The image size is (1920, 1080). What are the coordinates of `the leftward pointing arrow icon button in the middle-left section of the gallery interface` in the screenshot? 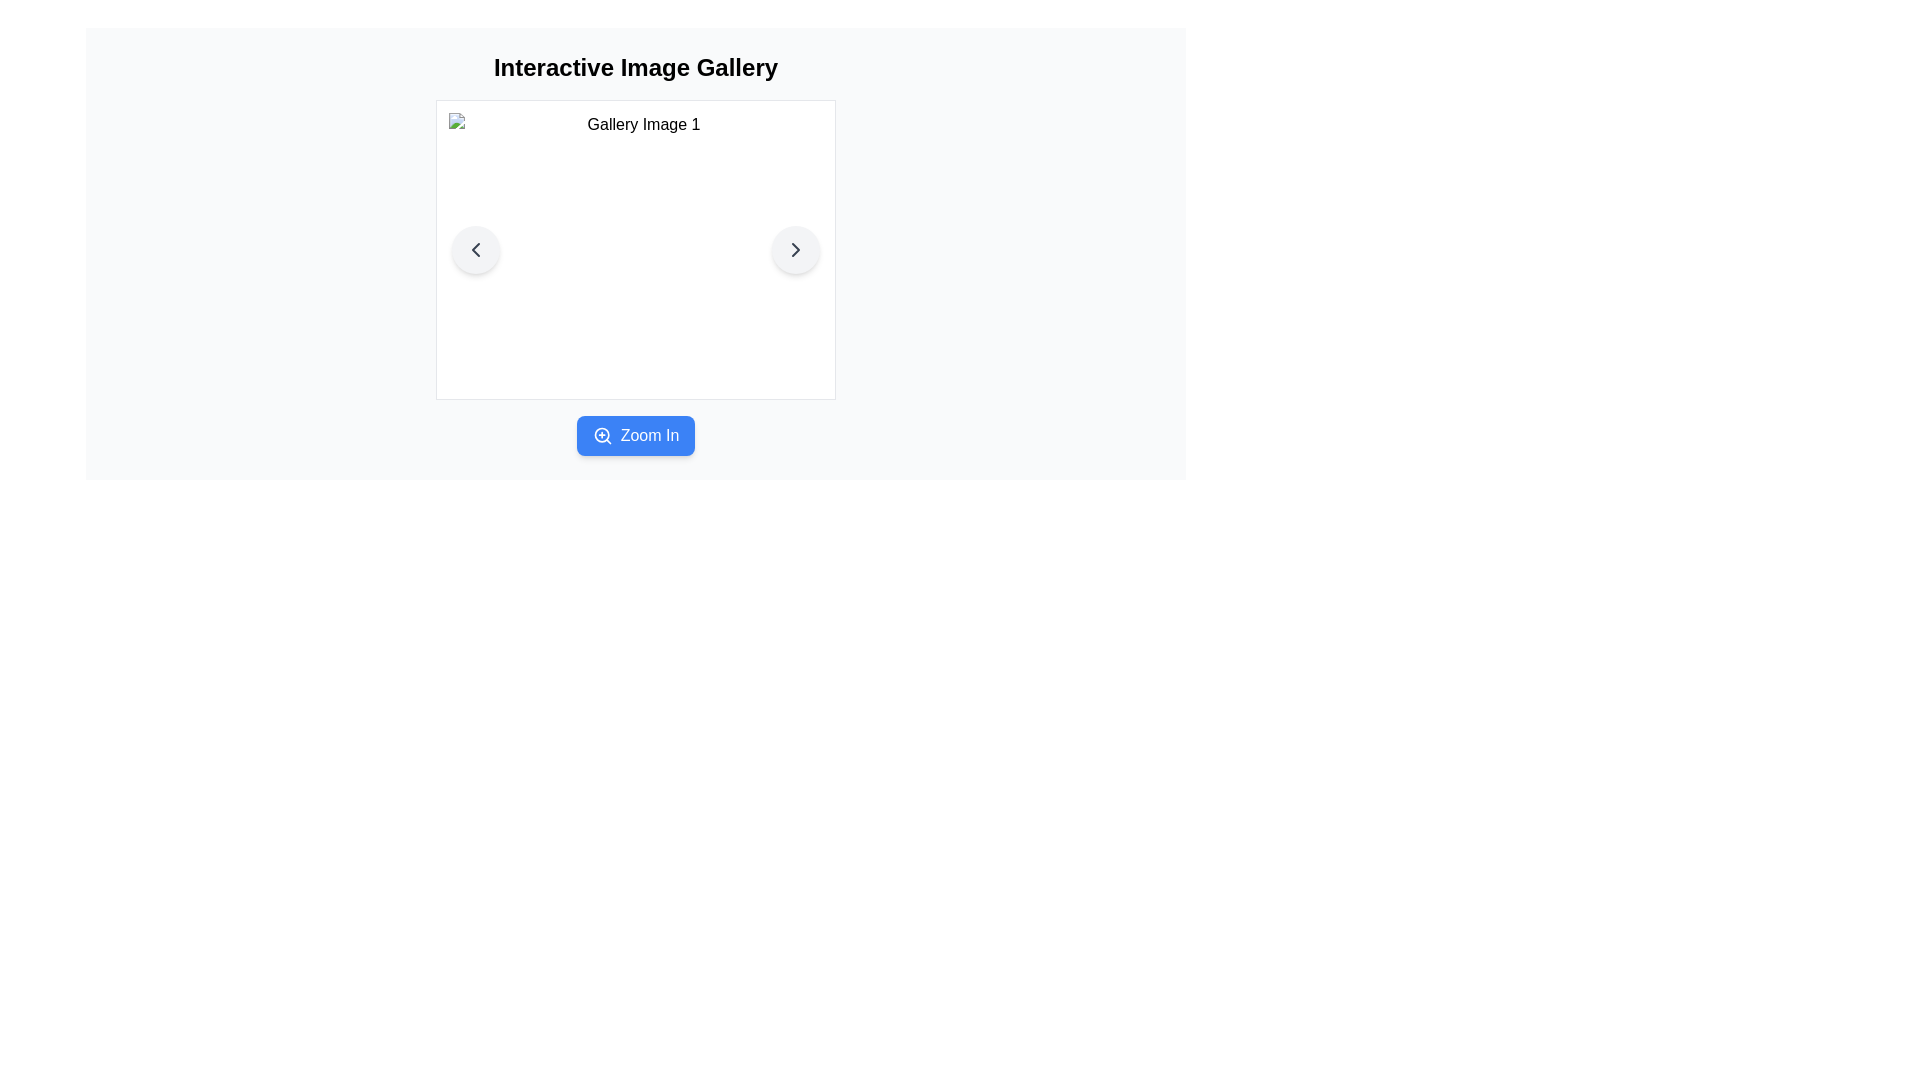 It's located at (474, 249).